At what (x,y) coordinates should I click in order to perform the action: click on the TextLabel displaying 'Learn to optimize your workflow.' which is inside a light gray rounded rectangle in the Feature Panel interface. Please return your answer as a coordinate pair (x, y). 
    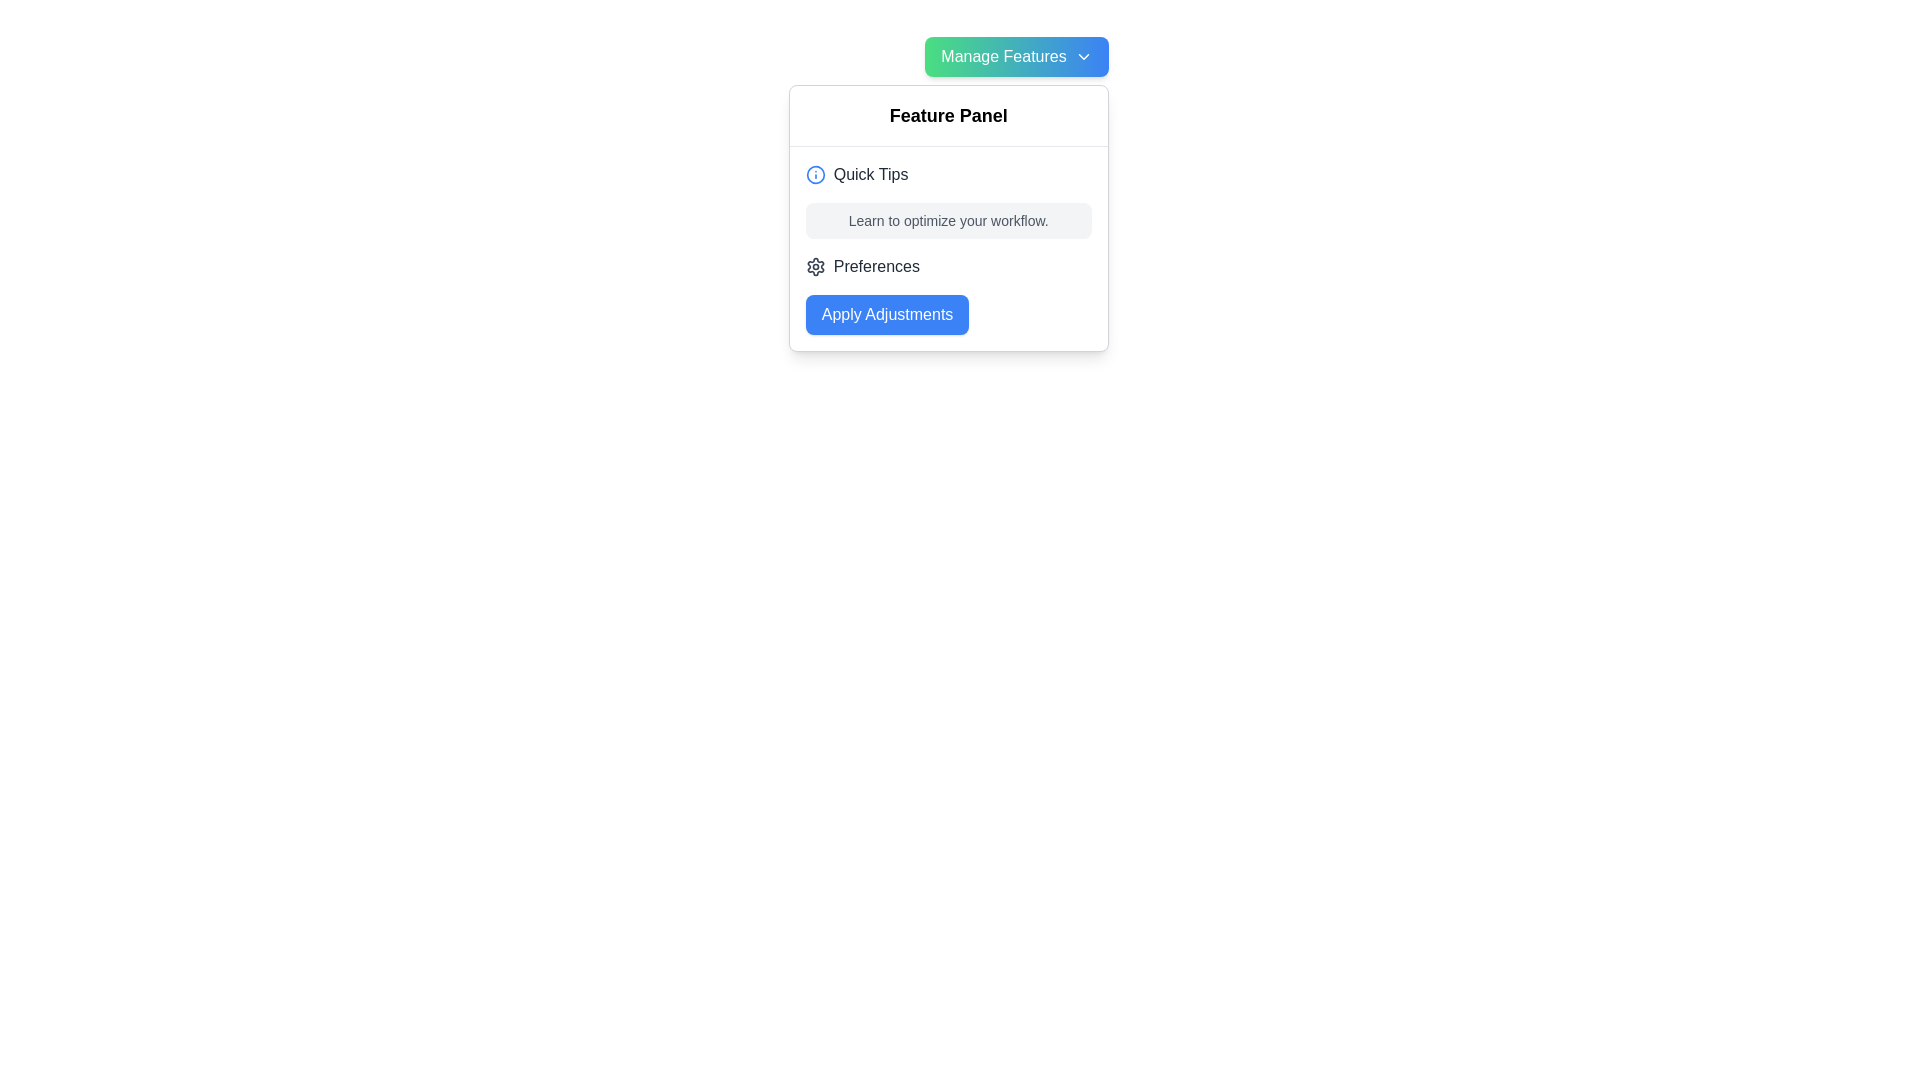
    Looking at the image, I should click on (947, 220).